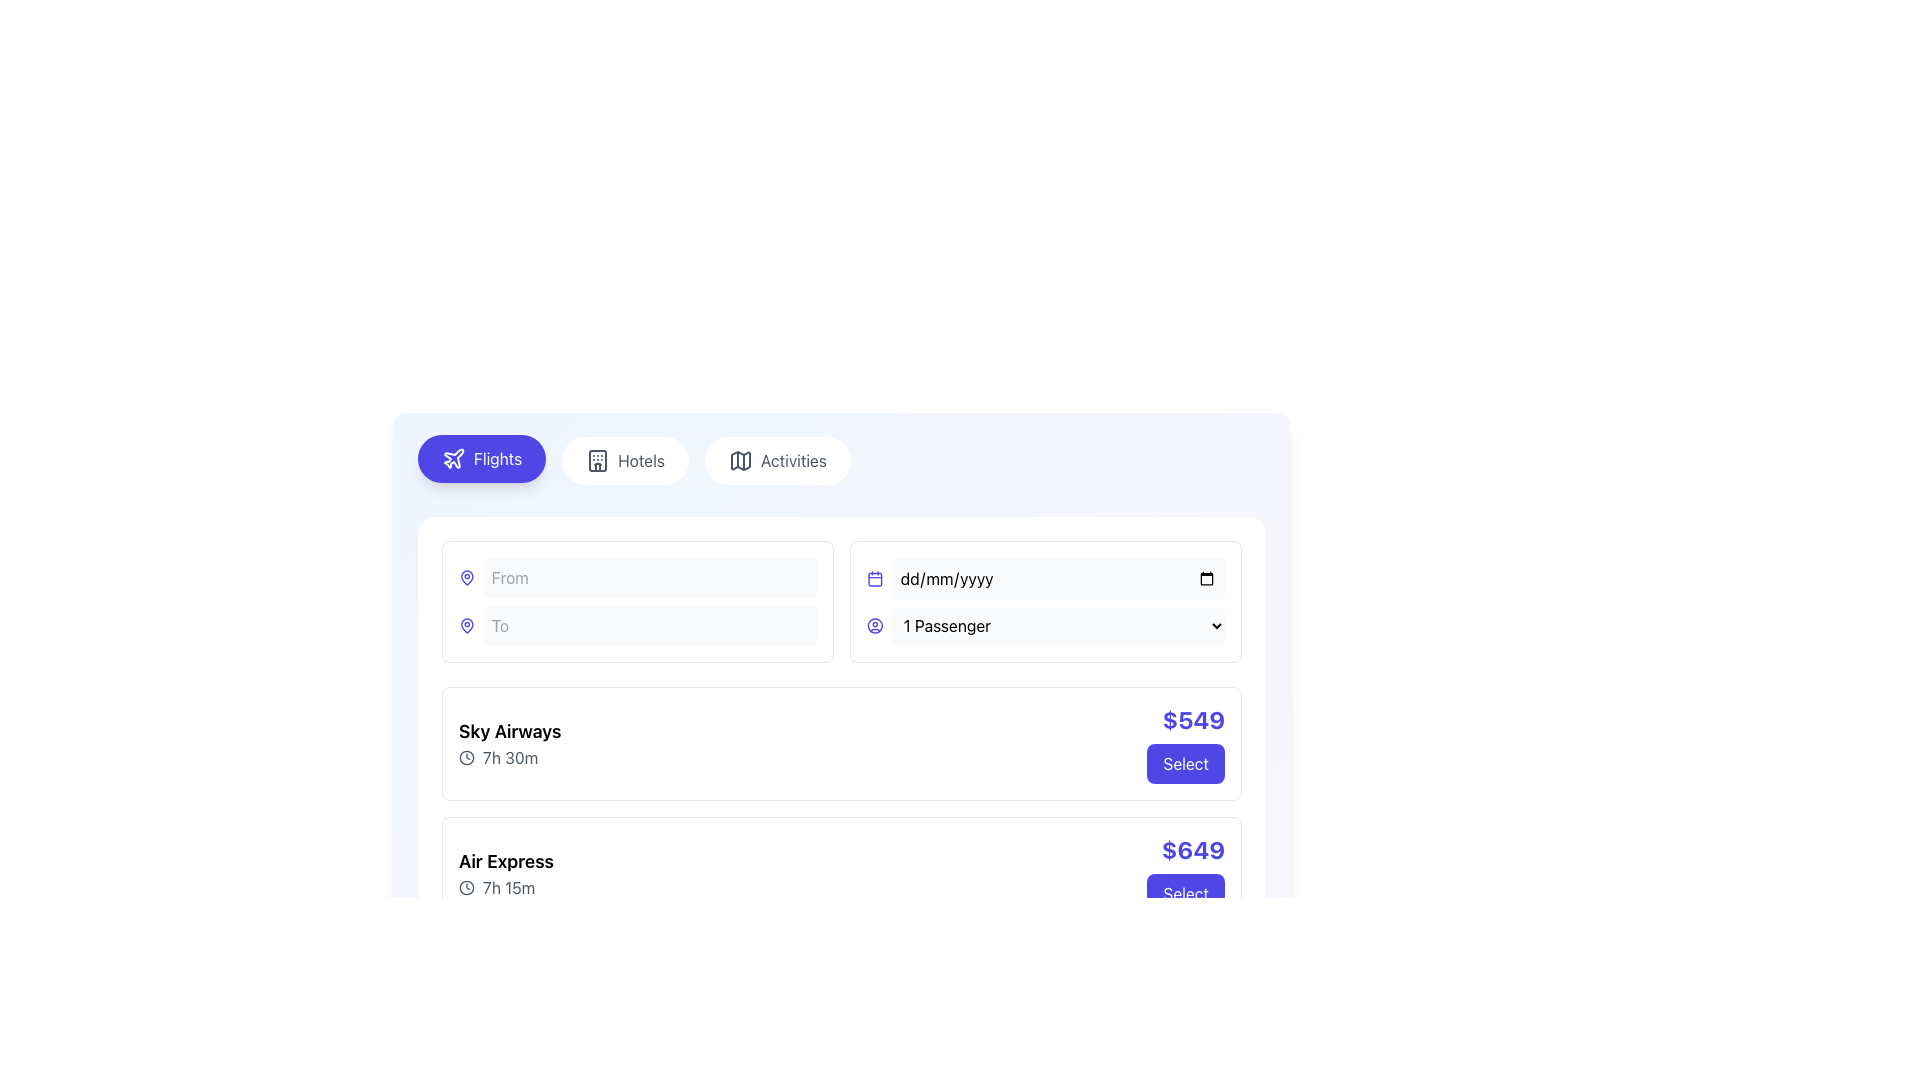  Describe the element at coordinates (873, 620) in the screenshot. I see `the stylized indigo map icon in the navigation bar` at that location.